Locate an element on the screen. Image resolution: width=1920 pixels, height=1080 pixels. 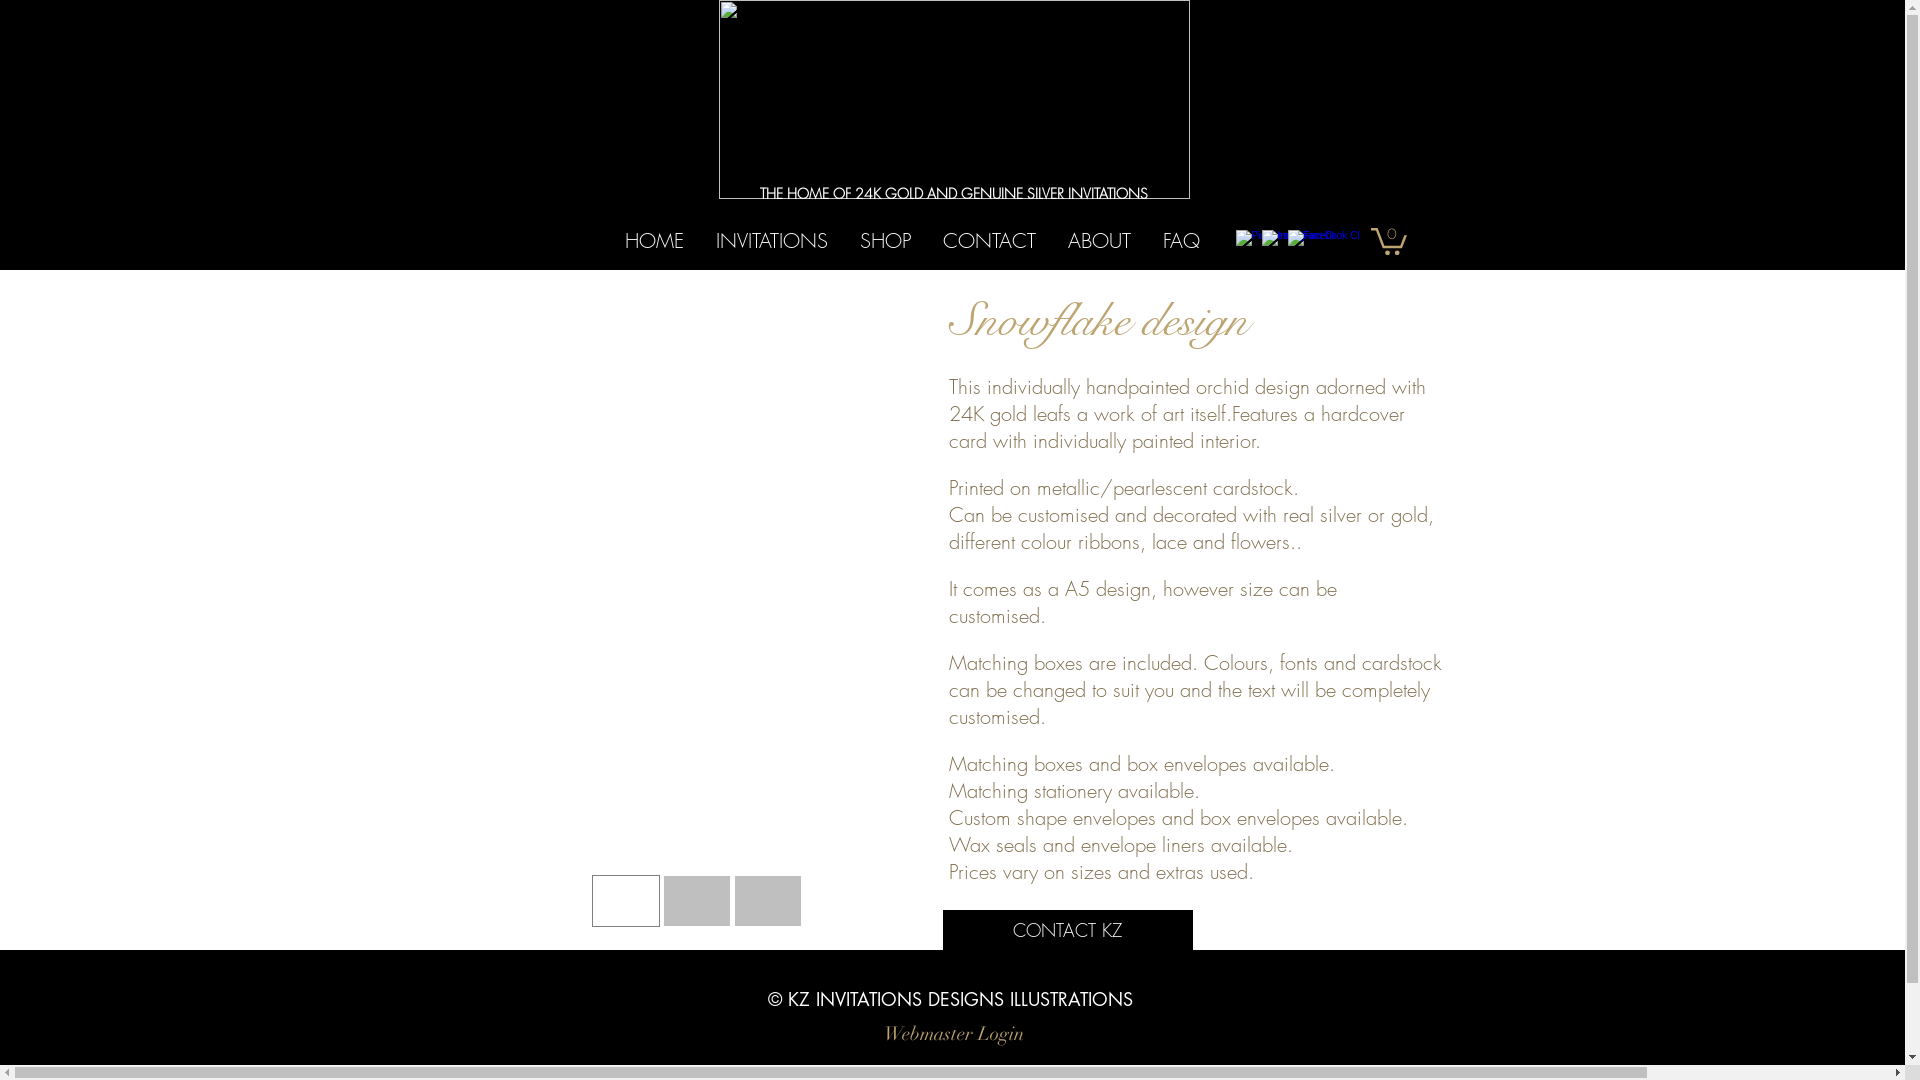
'0' is located at coordinates (1386, 238).